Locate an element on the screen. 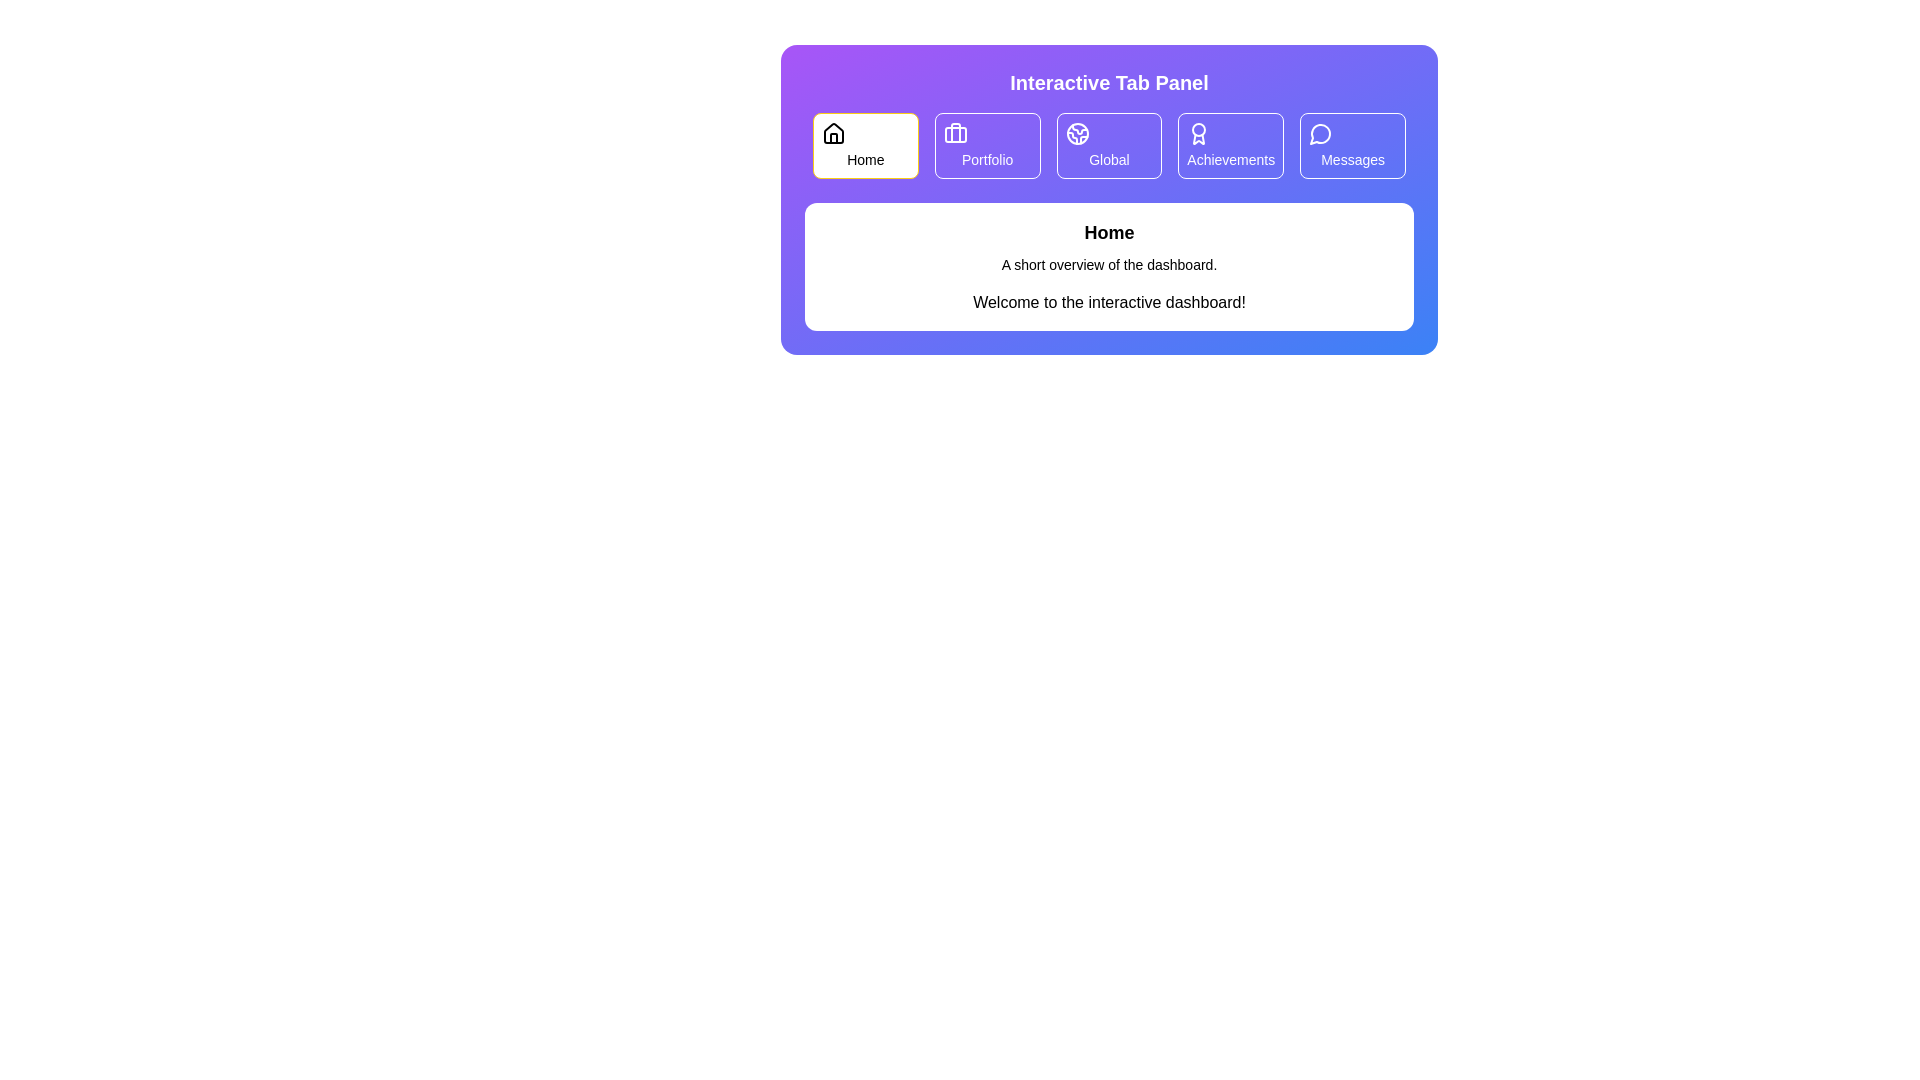  the 'Messages' icon located in the upper-right section of the interactive tab panel is located at coordinates (1321, 134).